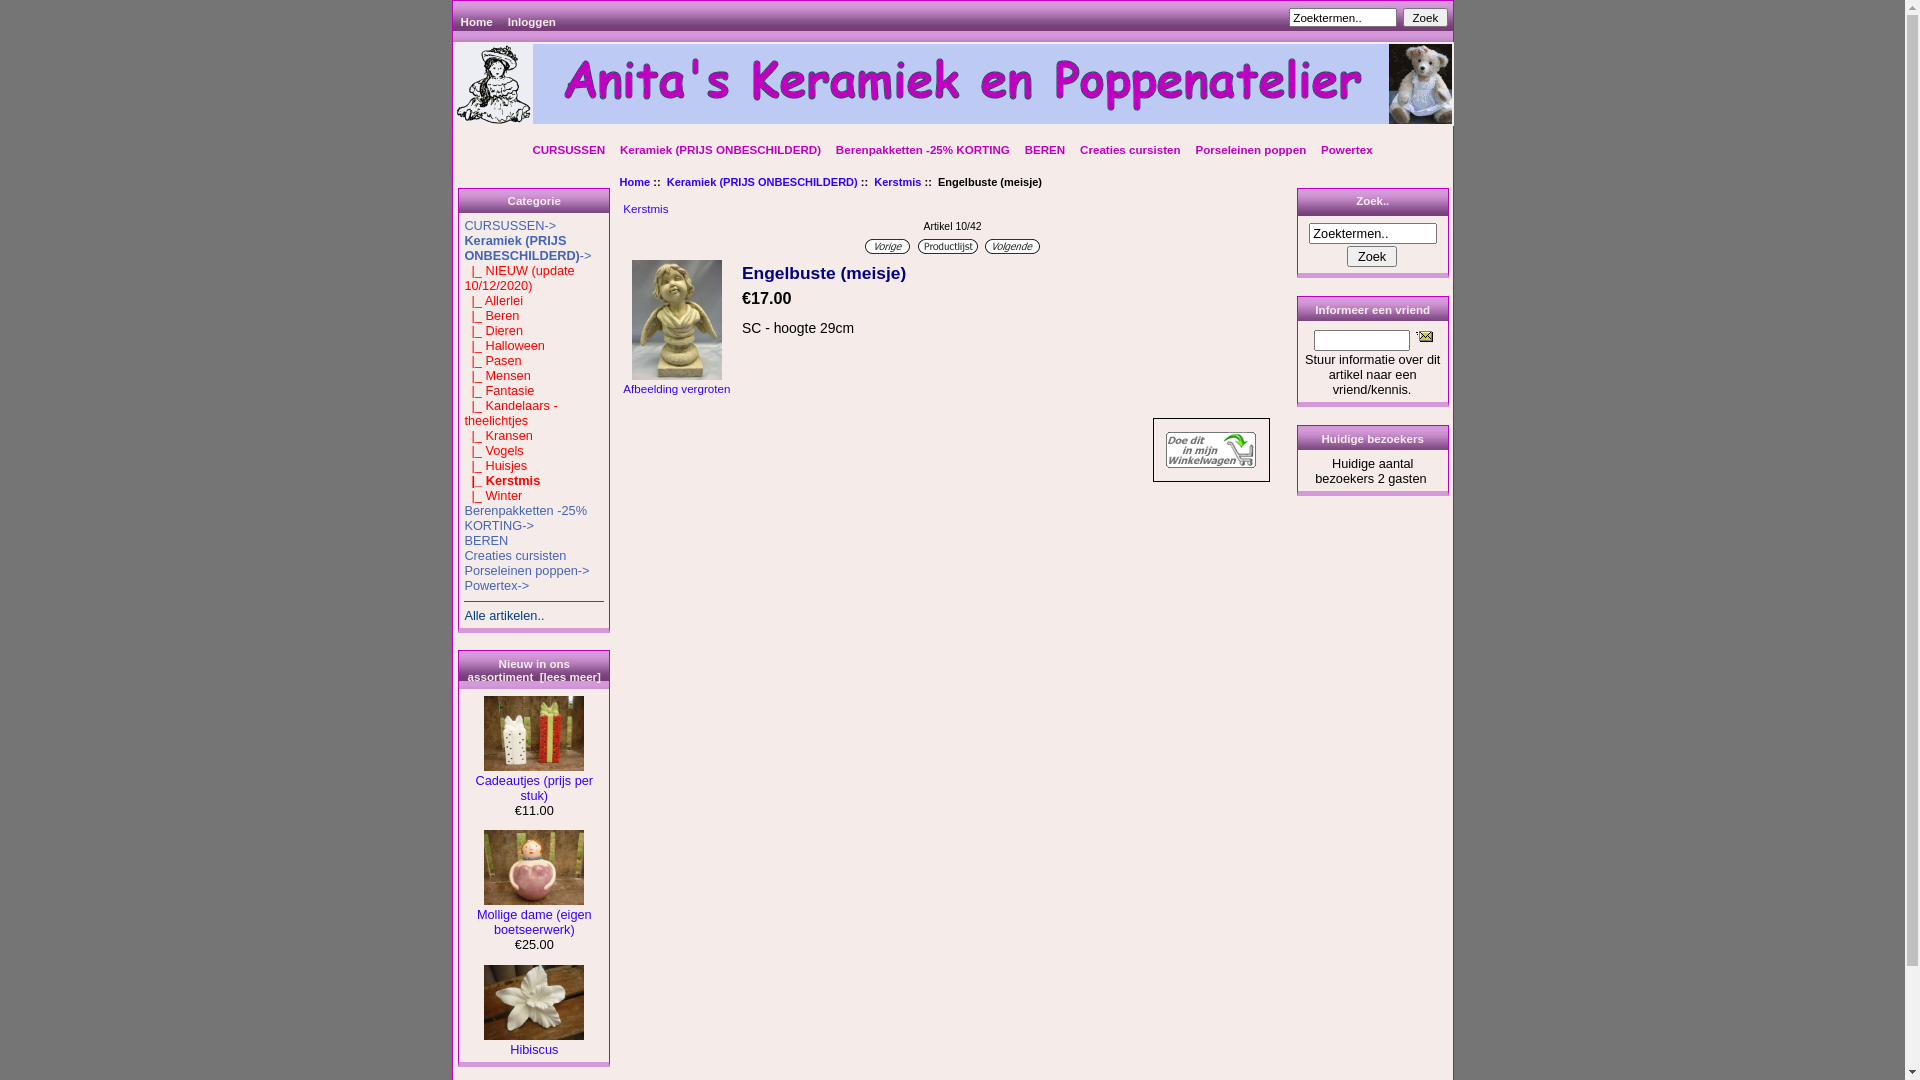 This screenshot has height=1080, width=1920. I want to click on 'Porseleinen poppen->', so click(463, 570).